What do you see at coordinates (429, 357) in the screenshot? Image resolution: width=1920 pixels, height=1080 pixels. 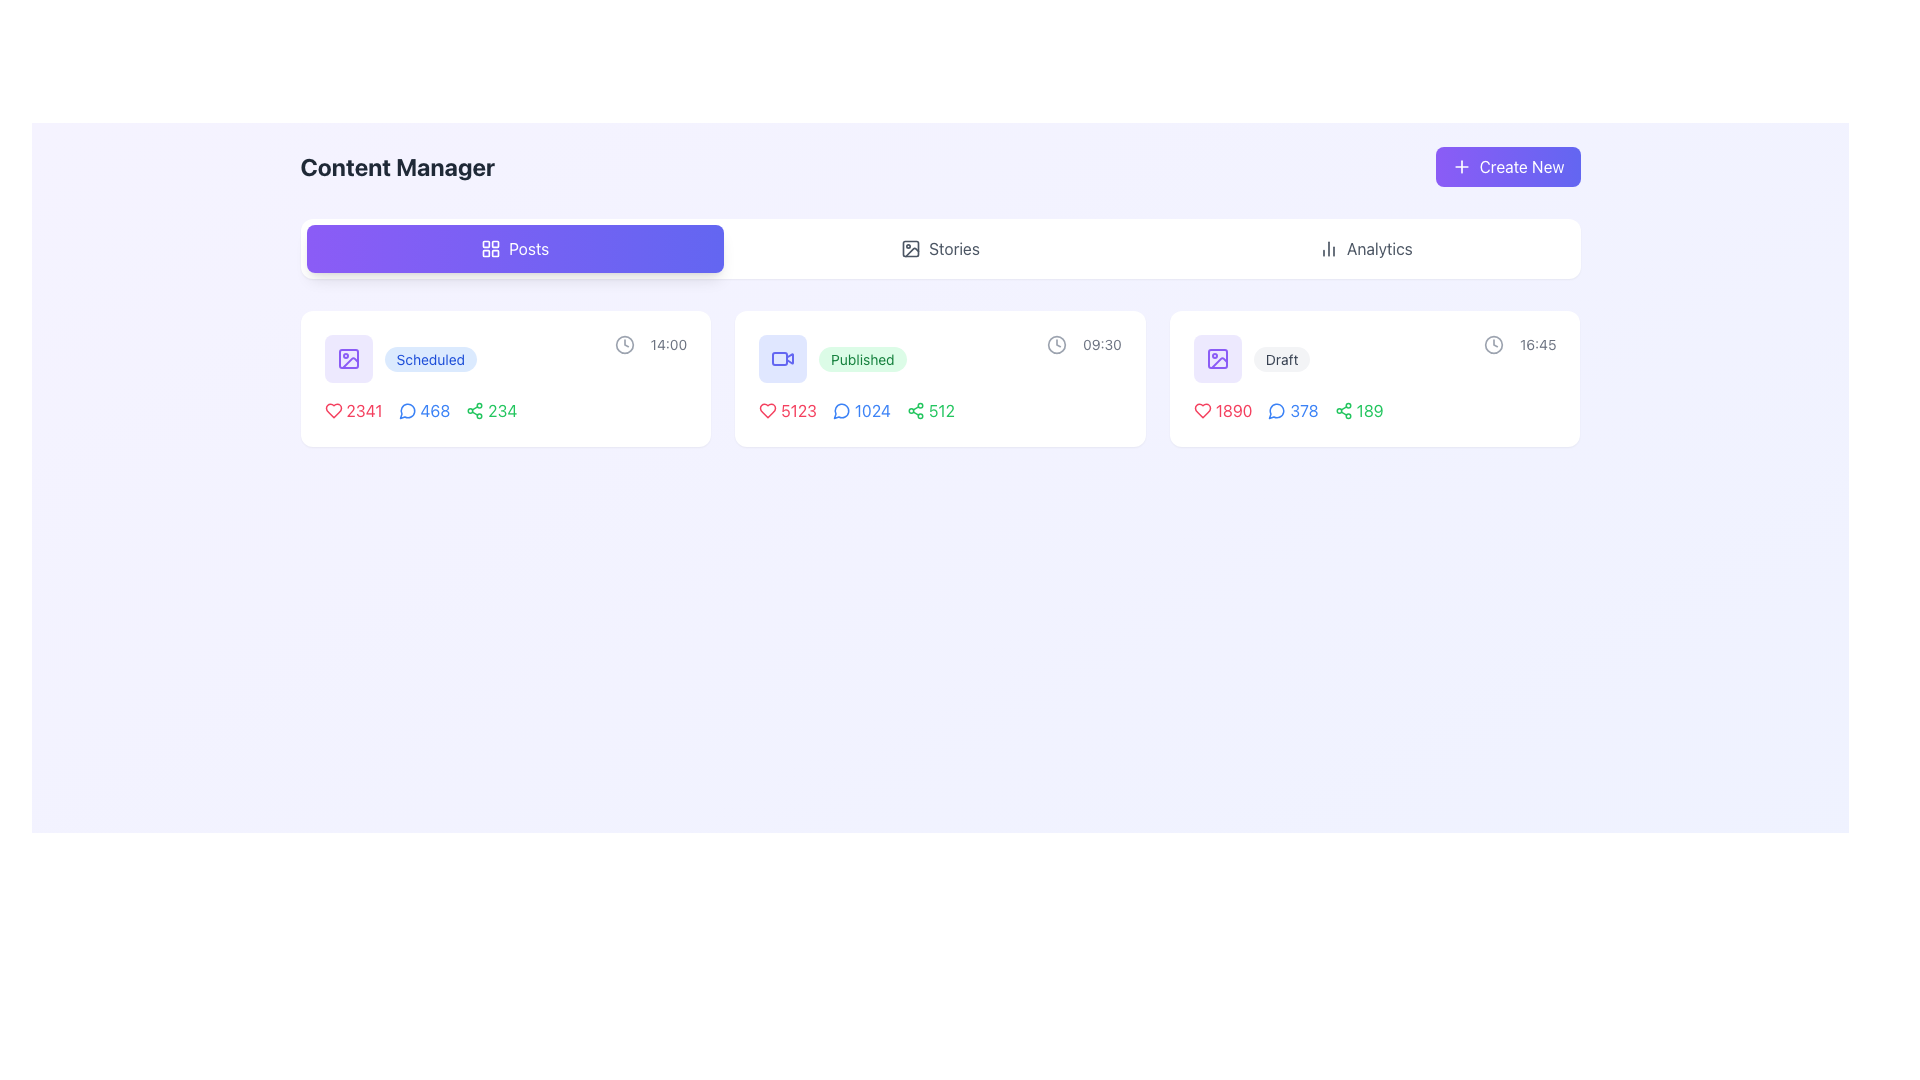 I see `the 'Scheduled' status label located below the 'Content Manager' title on the leftmost card in a grid of three cards` at bounding box center [429, 357].